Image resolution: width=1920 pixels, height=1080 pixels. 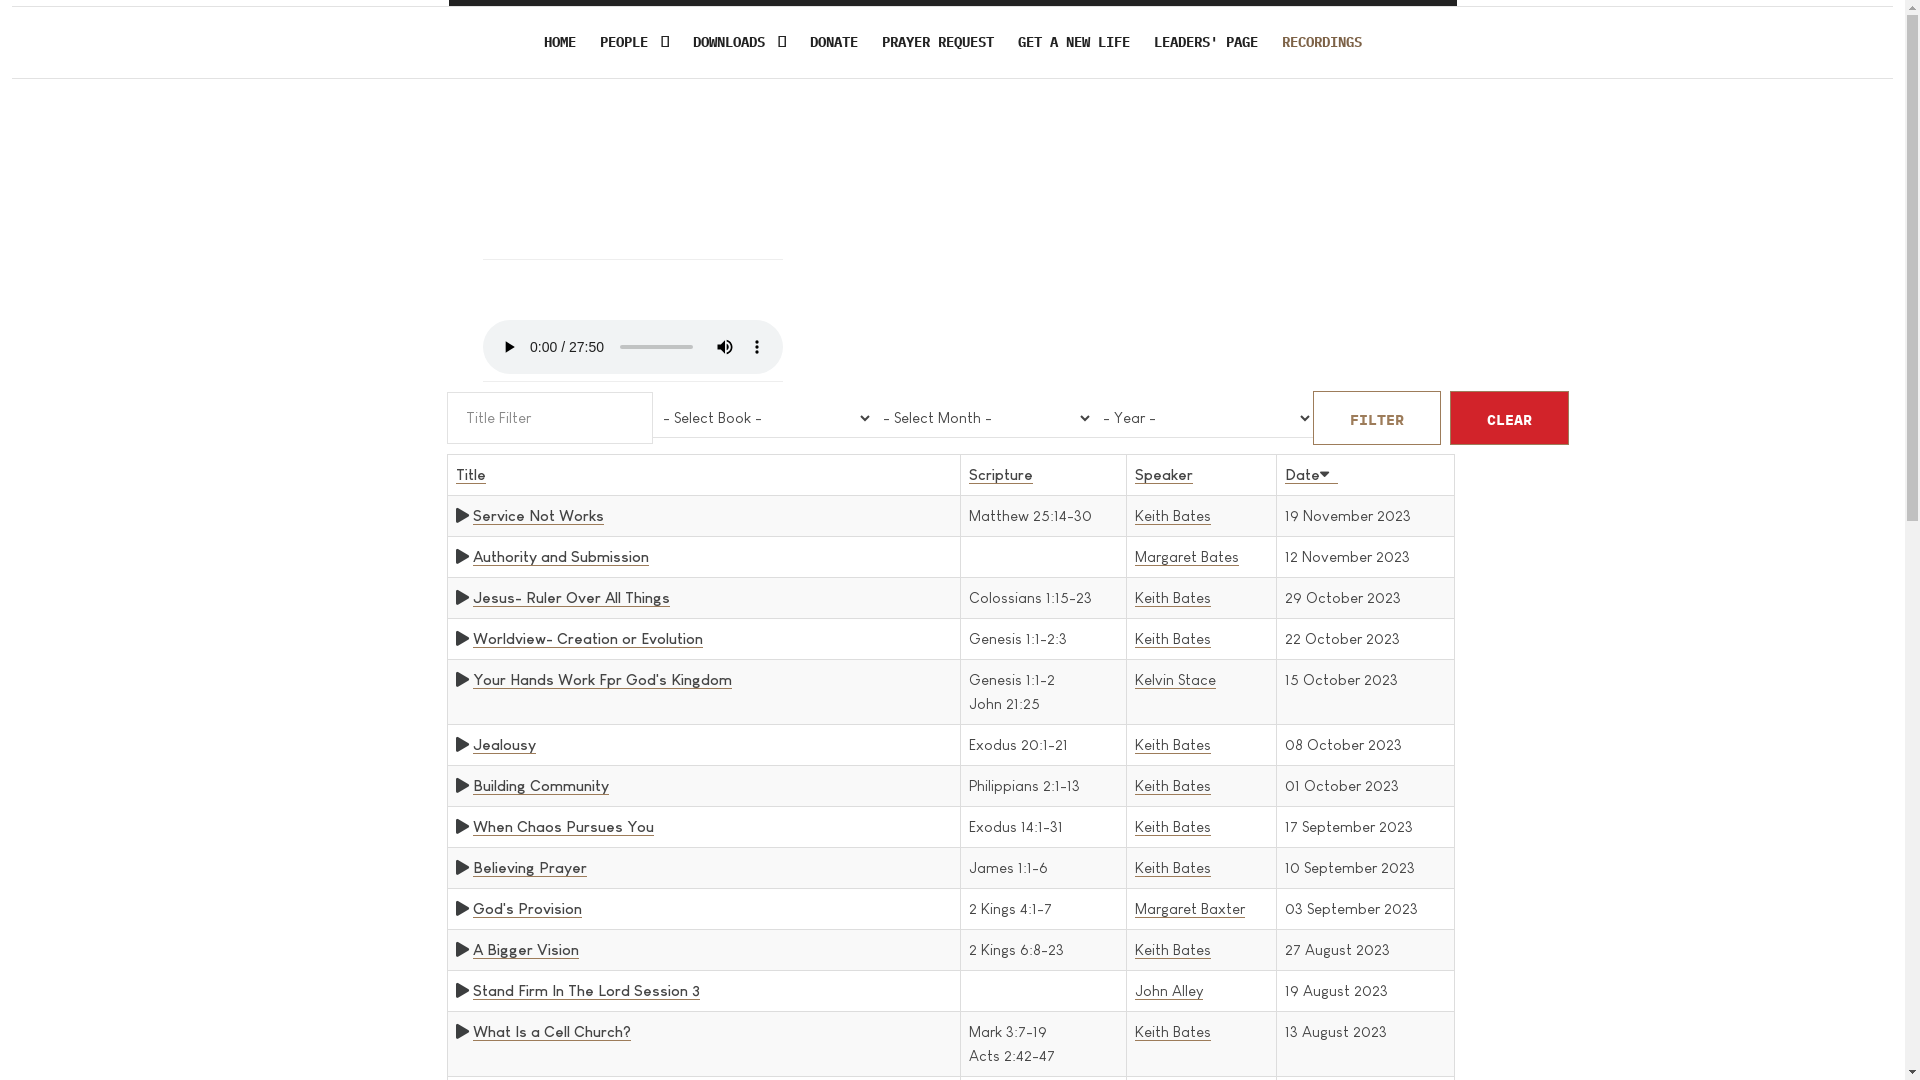 What do you see at coordinates (1172, 948) in the screenshot?
I see `'Keith Bates'` at bounding box center [1172, 948].